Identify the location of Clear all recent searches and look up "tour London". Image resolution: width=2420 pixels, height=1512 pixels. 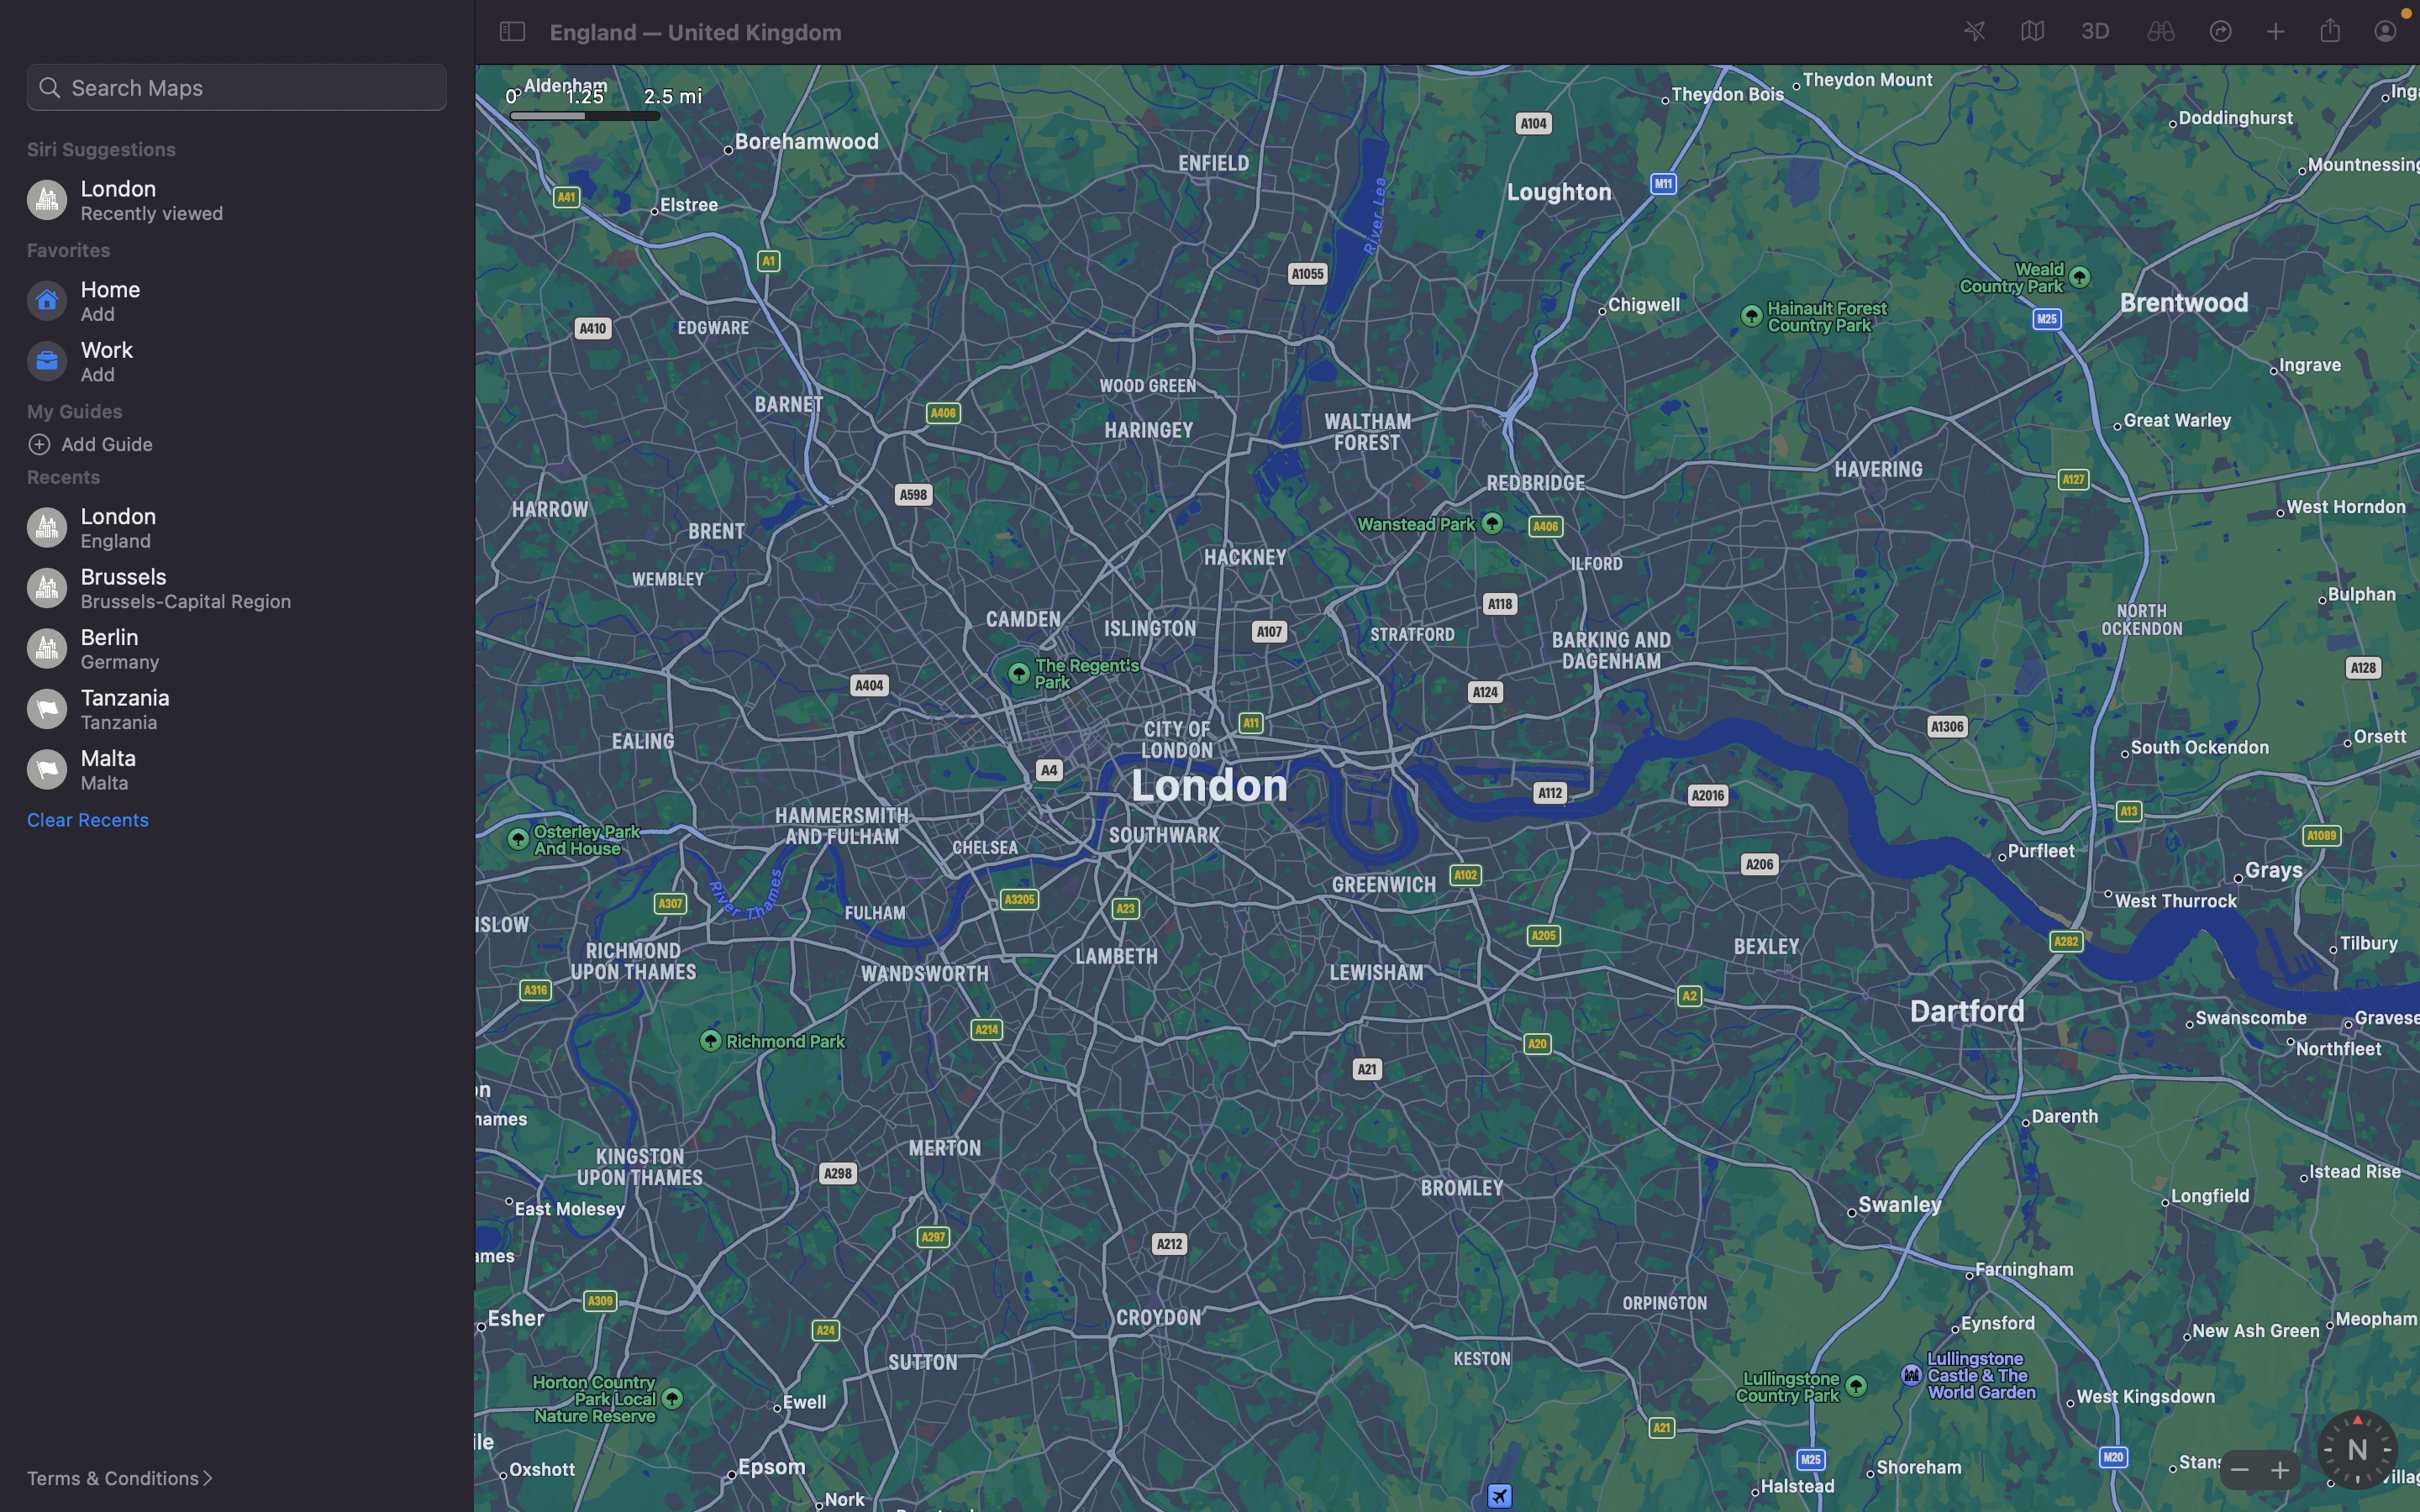
(91, 819).